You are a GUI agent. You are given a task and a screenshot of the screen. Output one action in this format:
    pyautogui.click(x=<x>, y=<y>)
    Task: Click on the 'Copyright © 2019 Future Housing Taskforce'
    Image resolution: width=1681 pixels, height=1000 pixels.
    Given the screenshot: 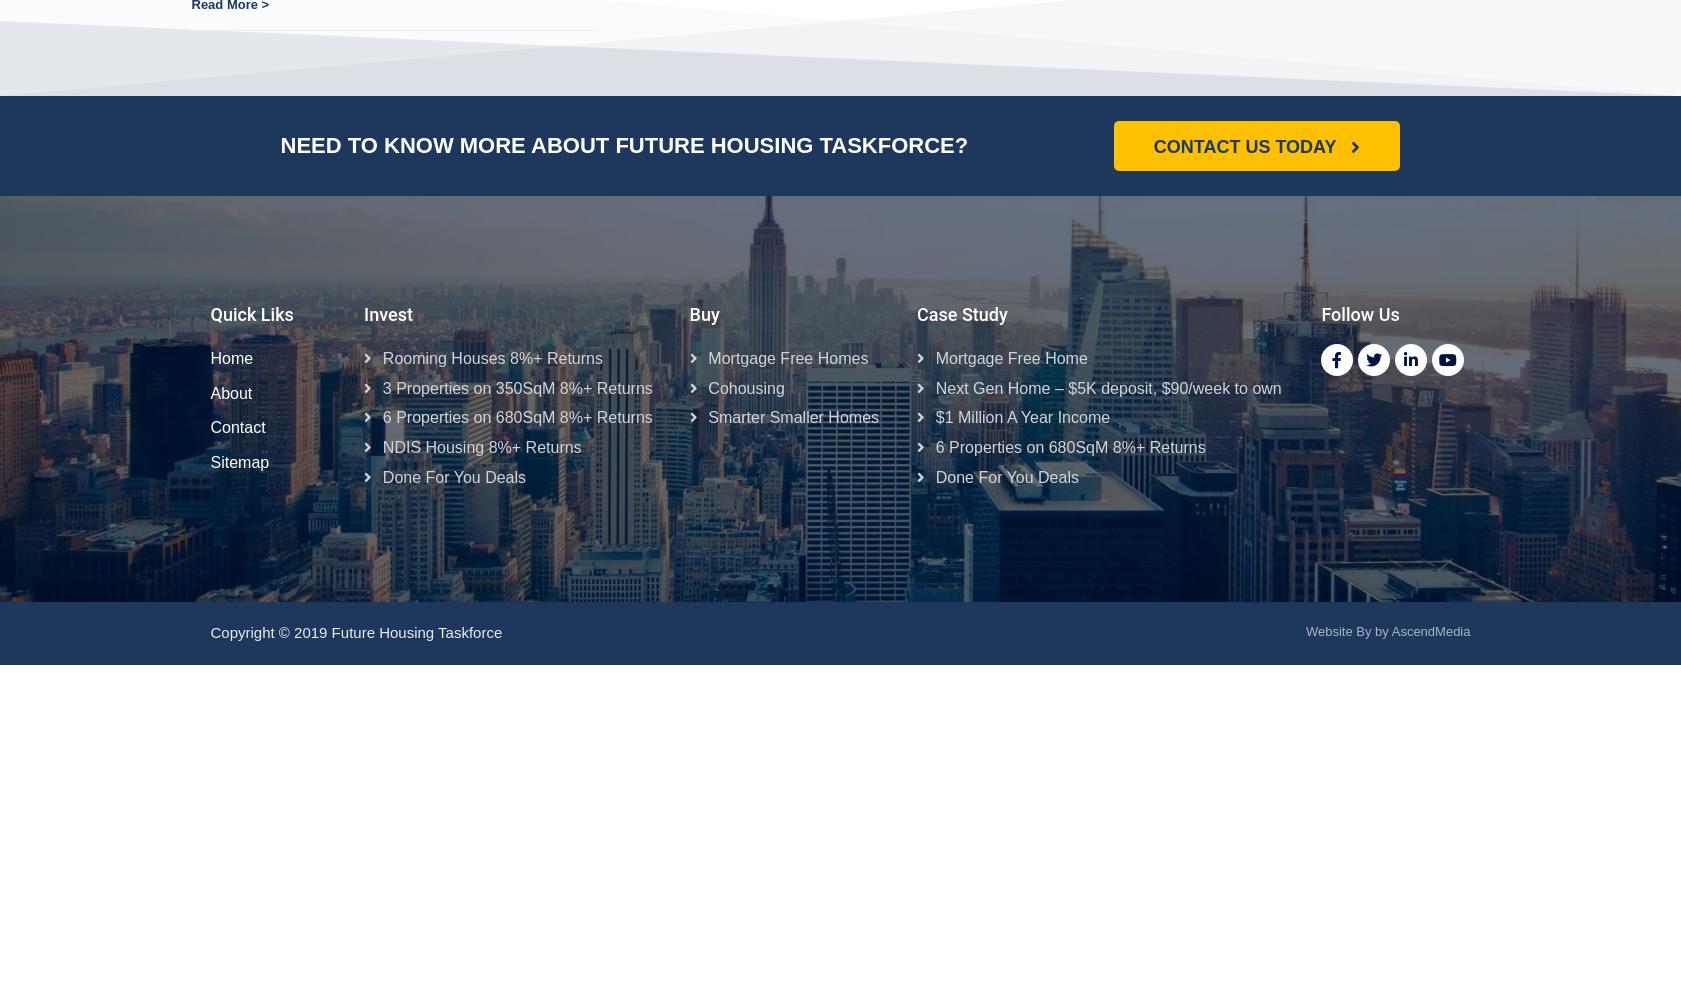 What is the action you would take?
    pyautogui.click(x=360, y=632)
    